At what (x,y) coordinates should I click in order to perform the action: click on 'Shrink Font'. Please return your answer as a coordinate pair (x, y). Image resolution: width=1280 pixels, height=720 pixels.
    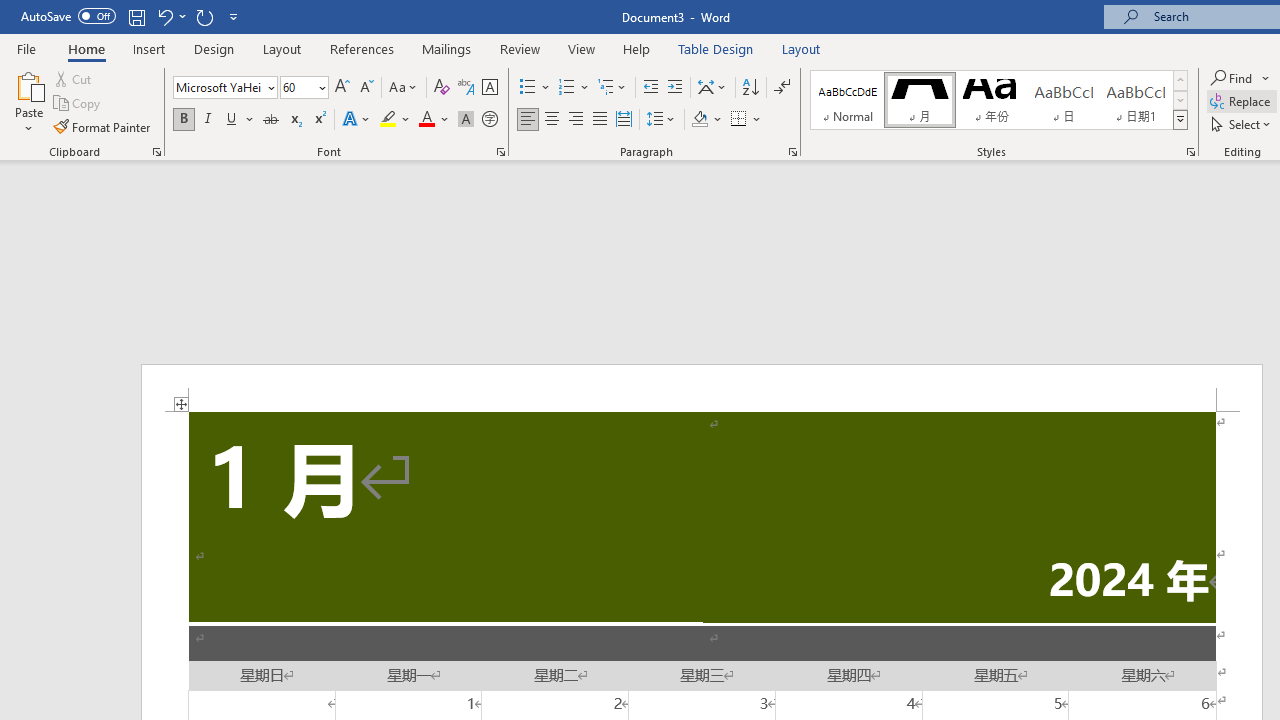
    Looking at the image, I should click on (366, 86).